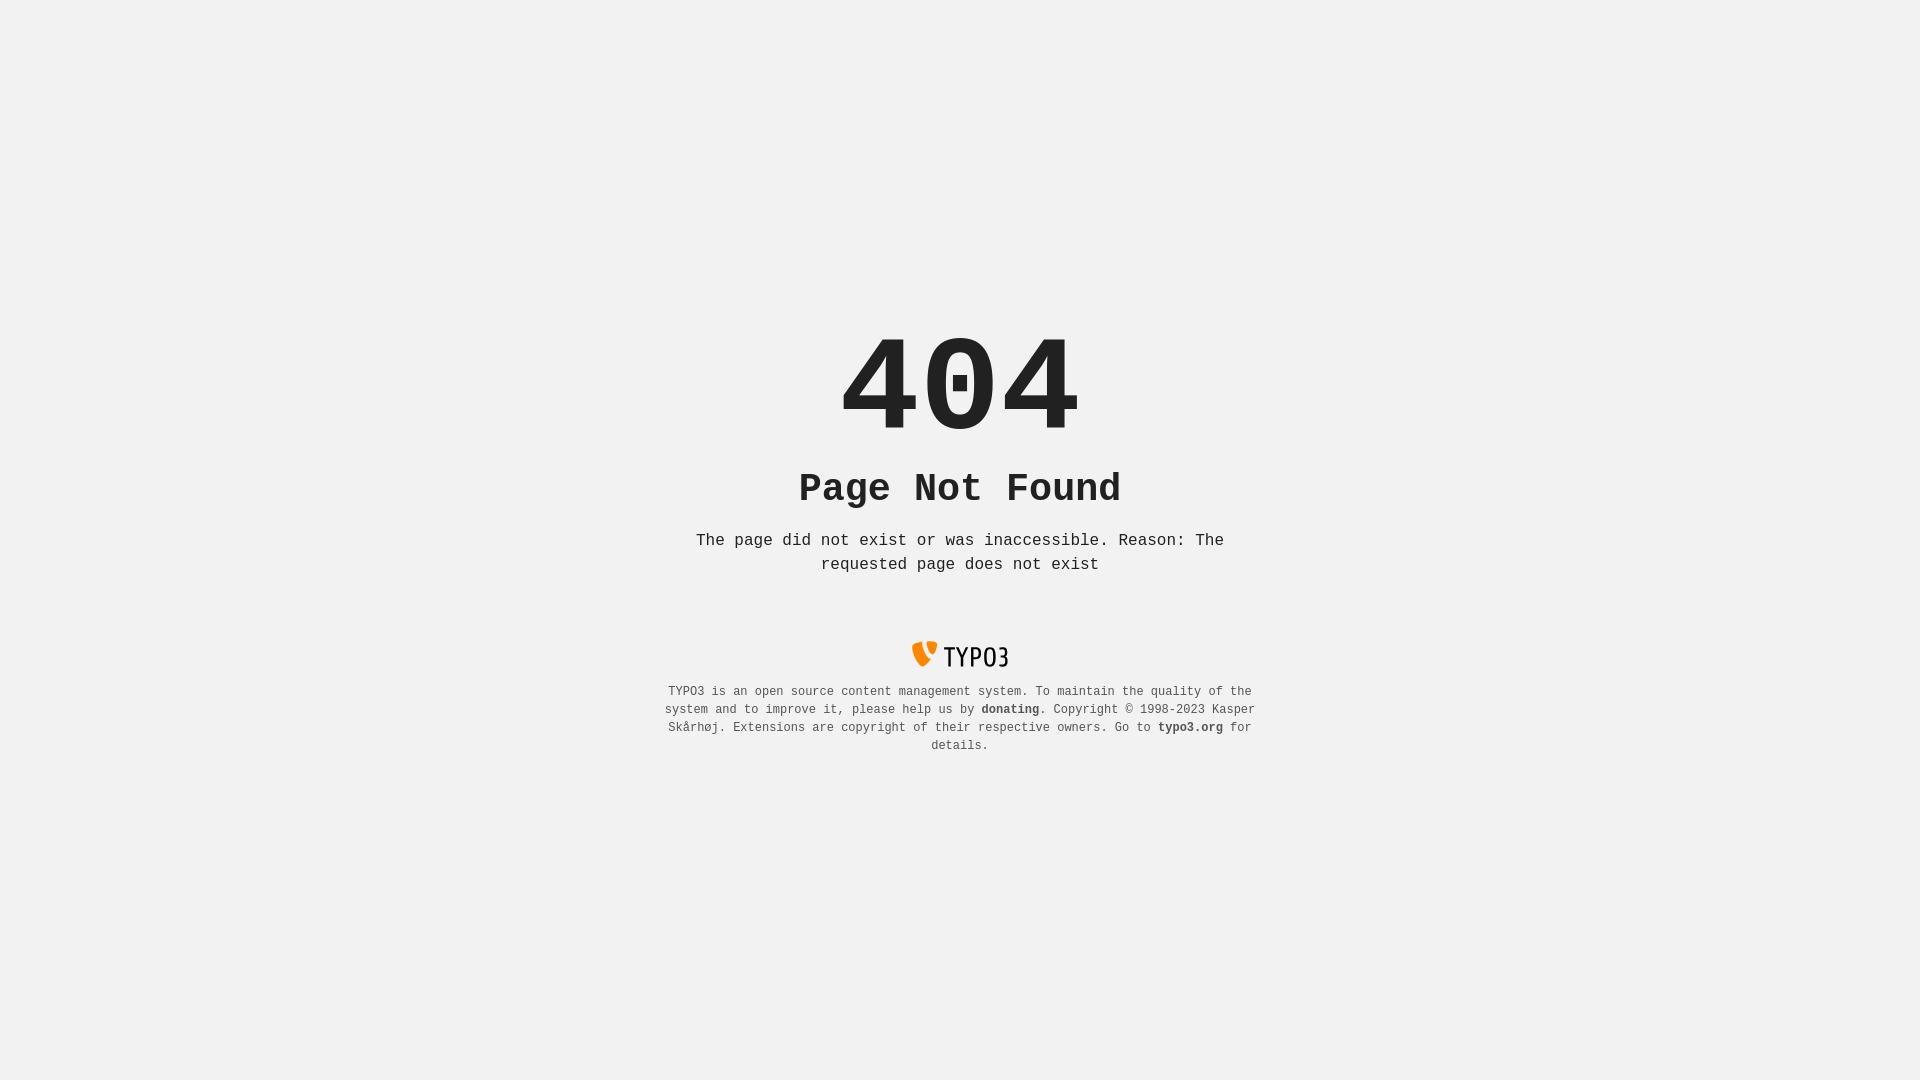  What do you see at coordinates (1011, 708) in the screenshot?
I see `'donating'` at bounding box center [1011, 708].